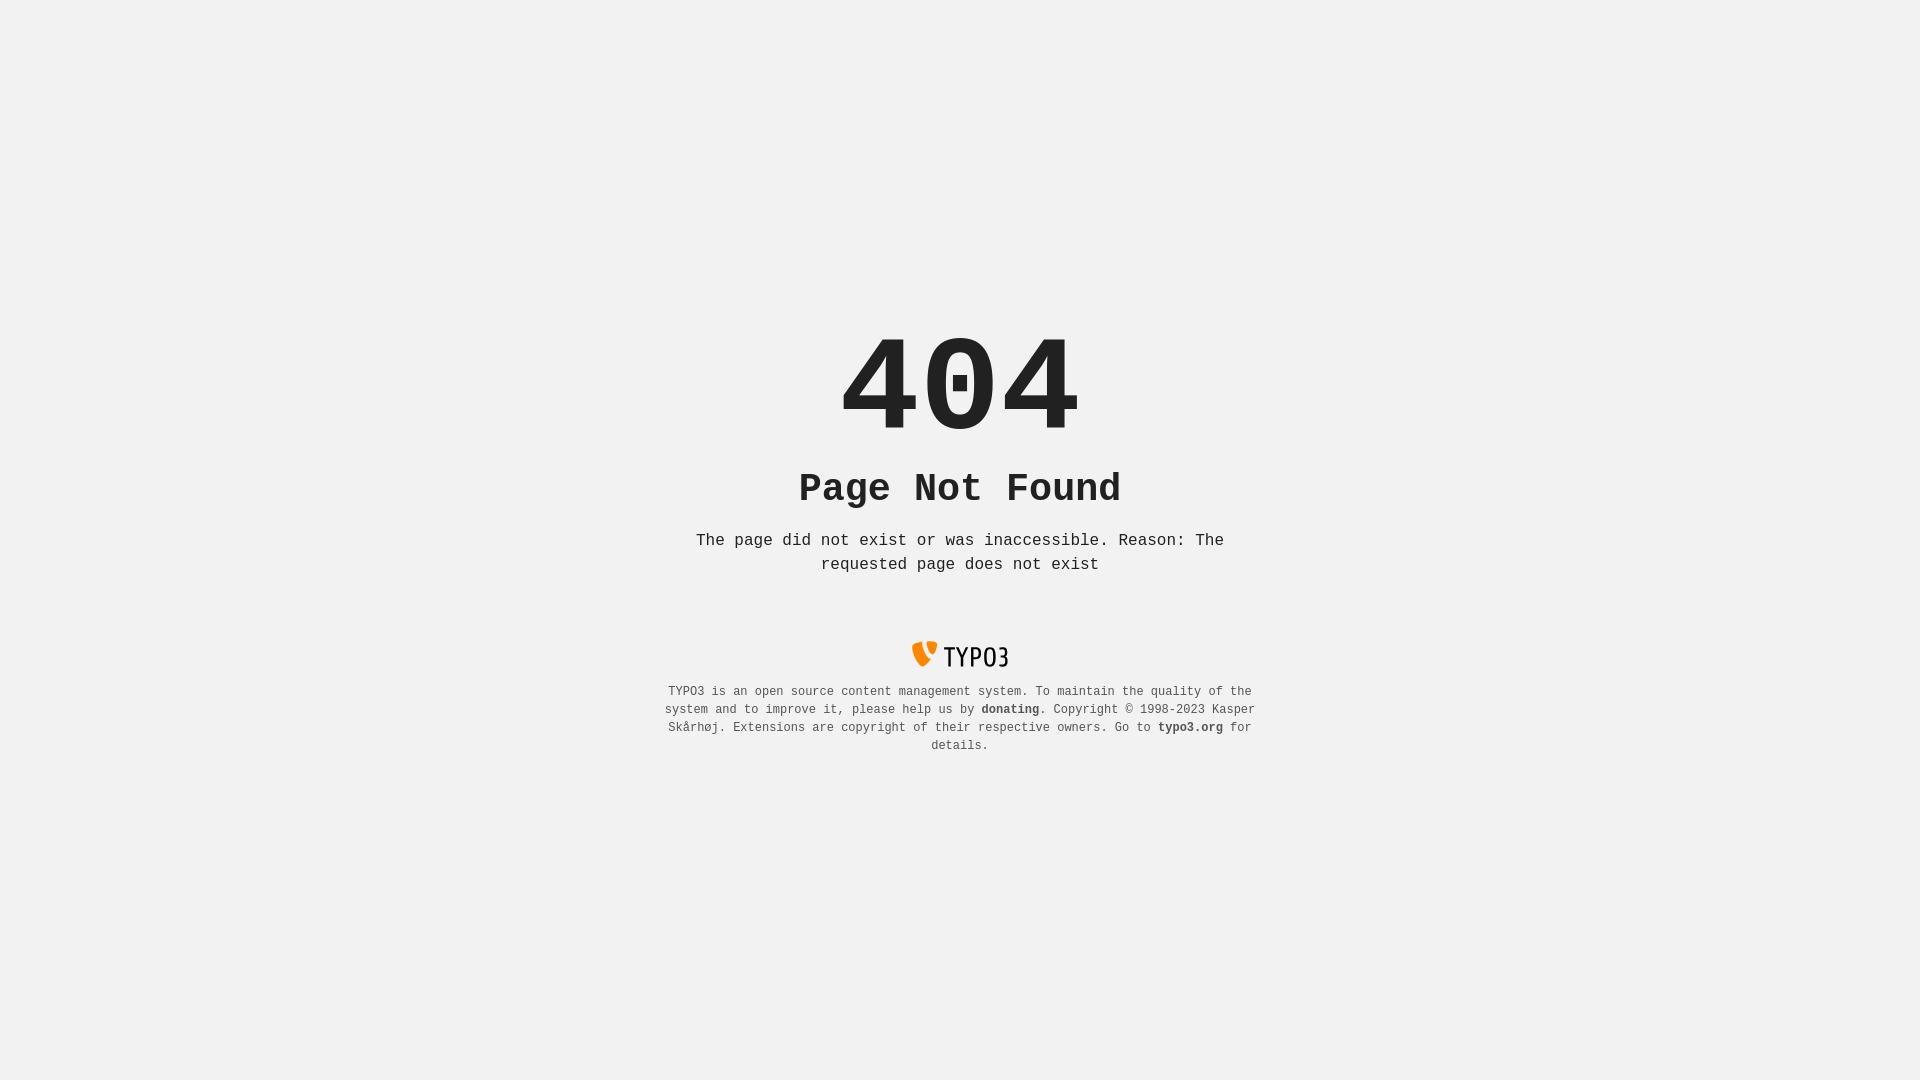  What do you see at coordinates (1011, 708) in the screenshot?
I see `'donating'` at bounding box center [1011, 708].